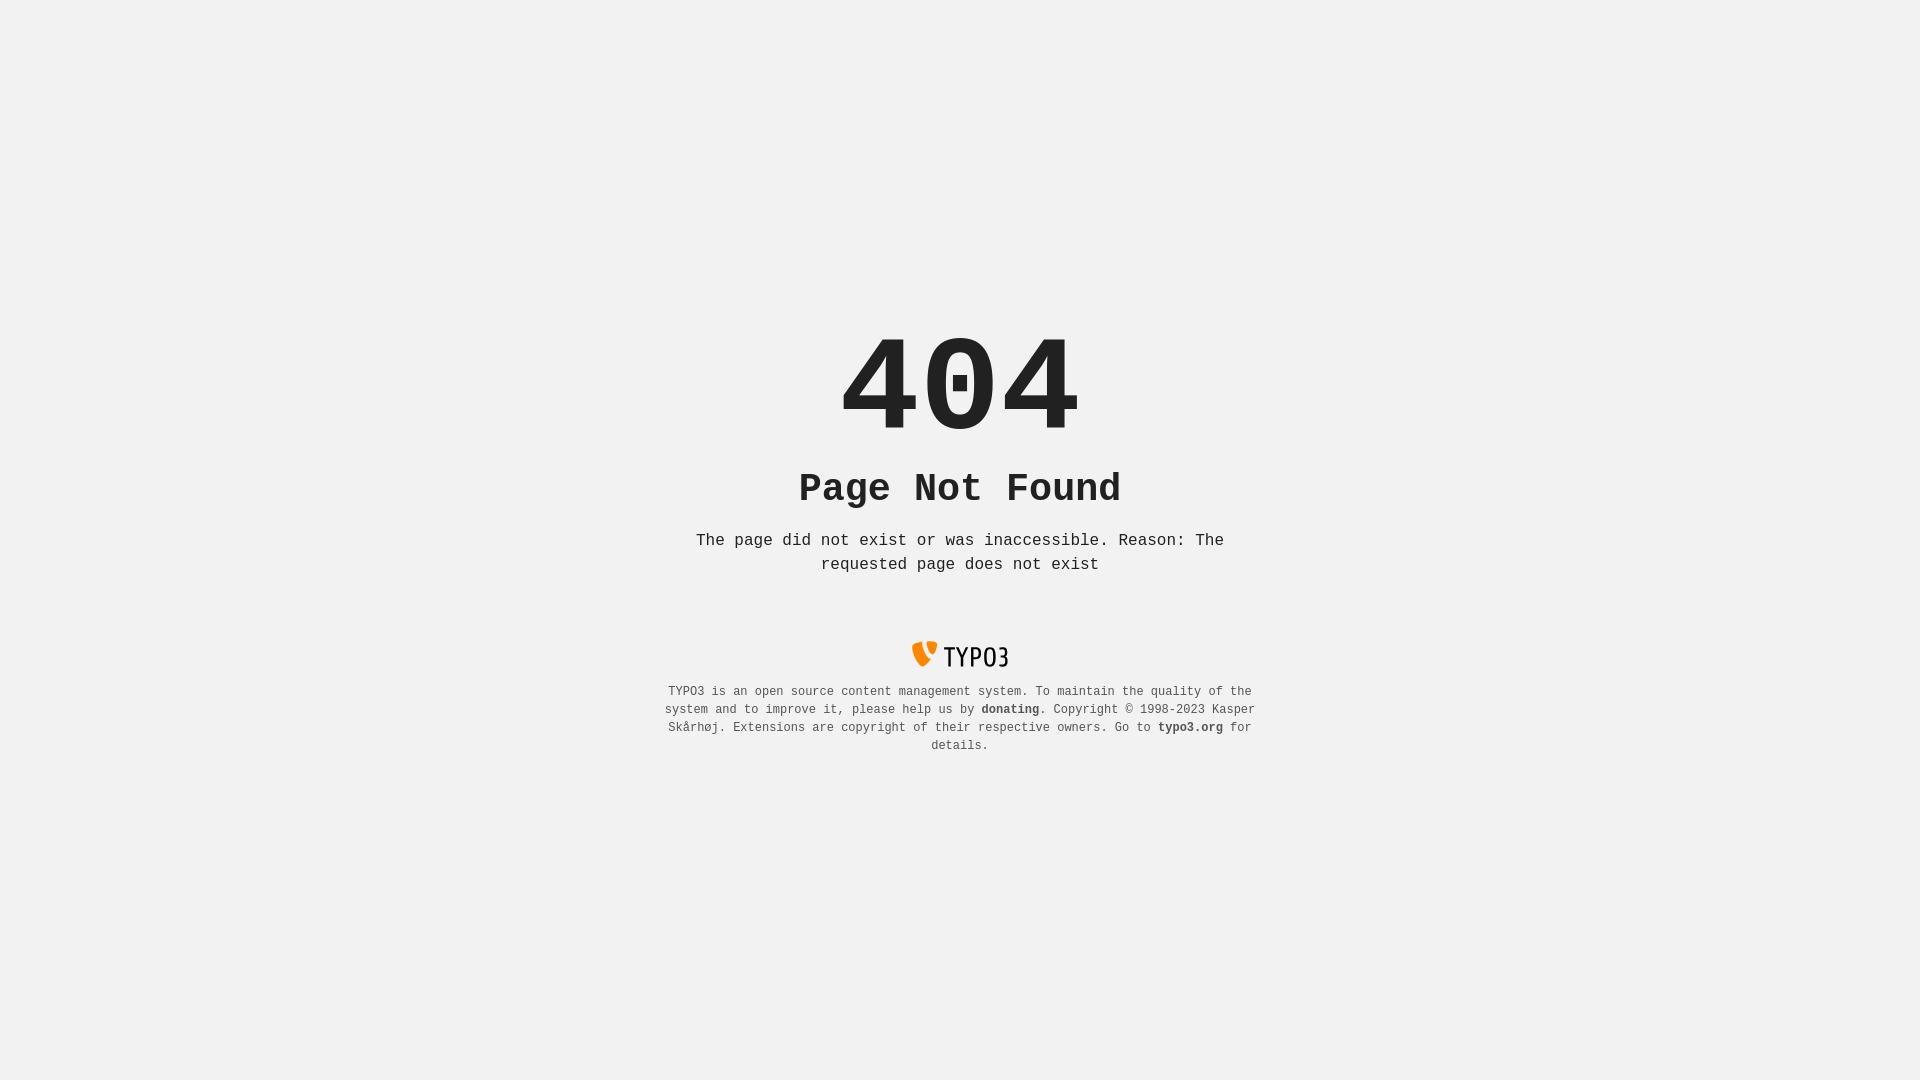  What do you see at coordinates (1011, 708) in the screenshot?
I see `'donating'` at bounding box center [1011, 708].